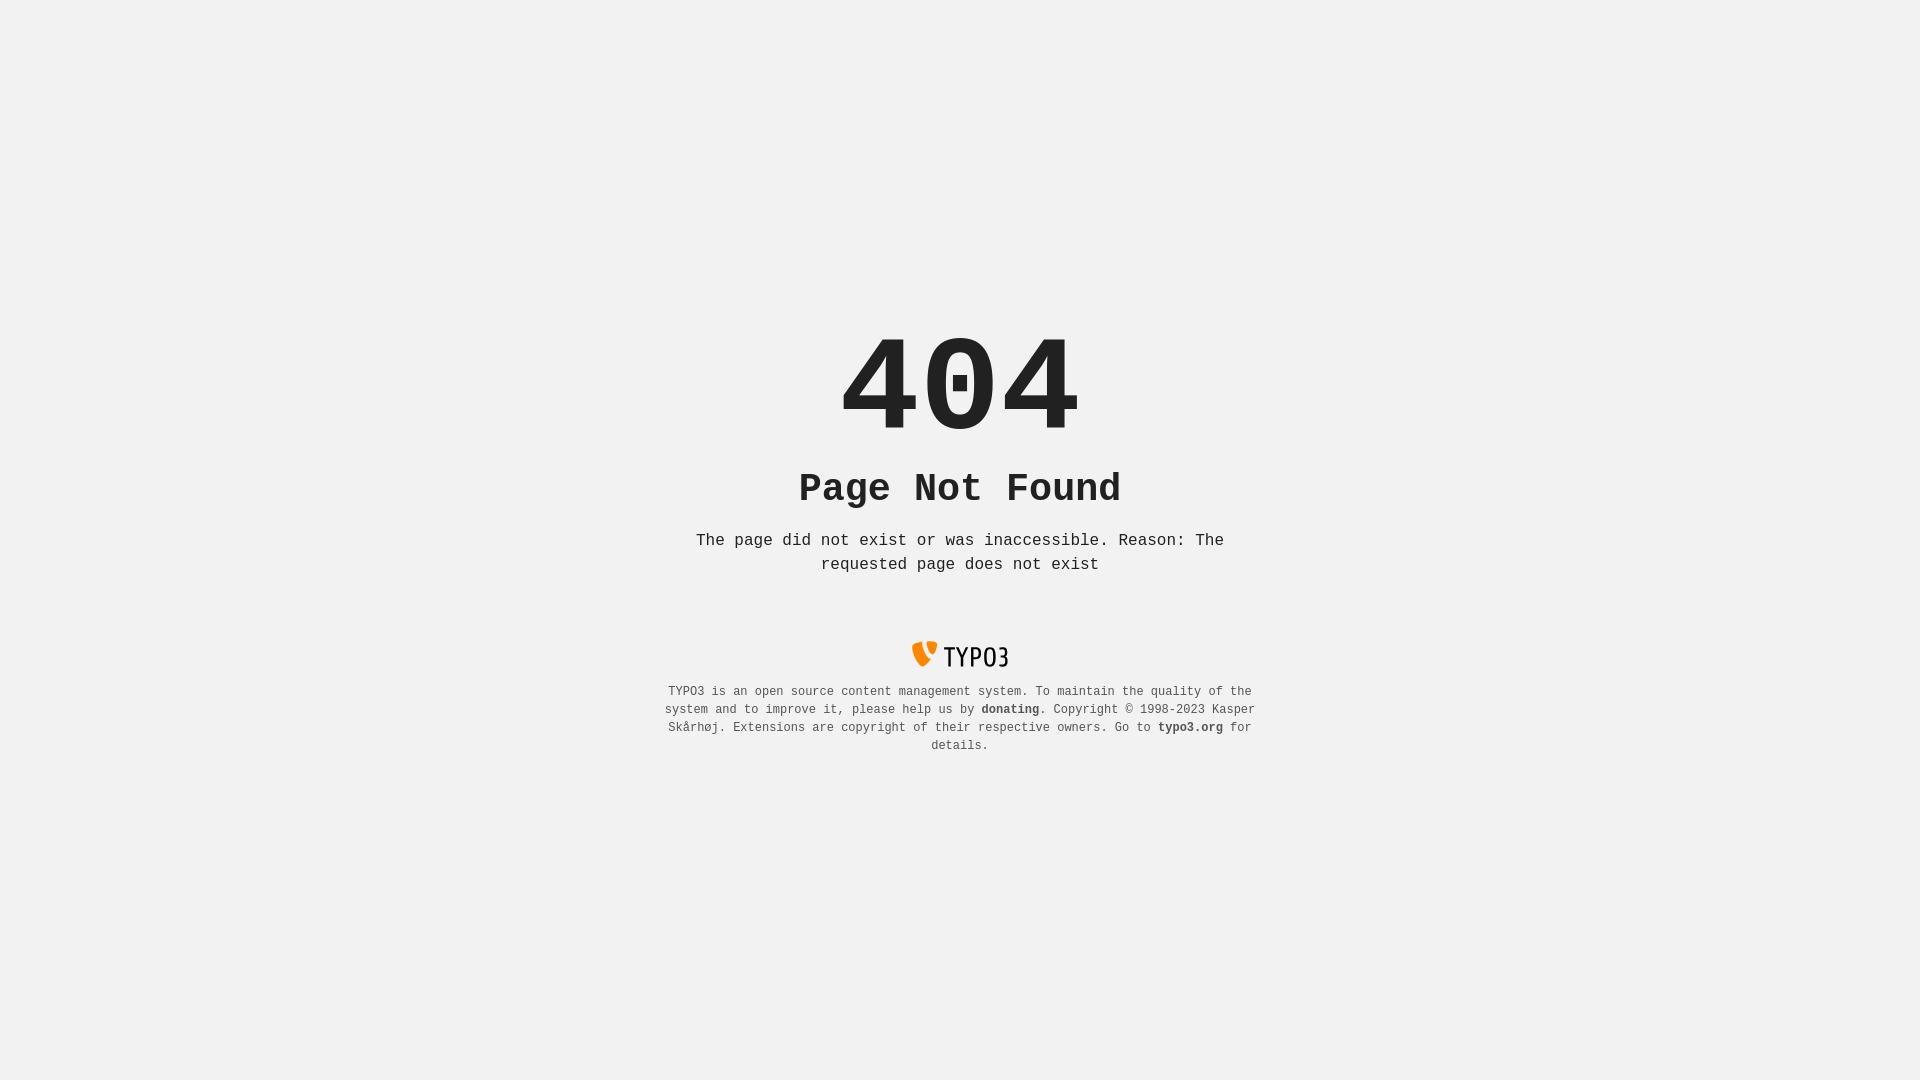  What do you see at coordinates (1011, 708) in the screenshot?
I see `'donating'` at bounding box center [1011, 708].